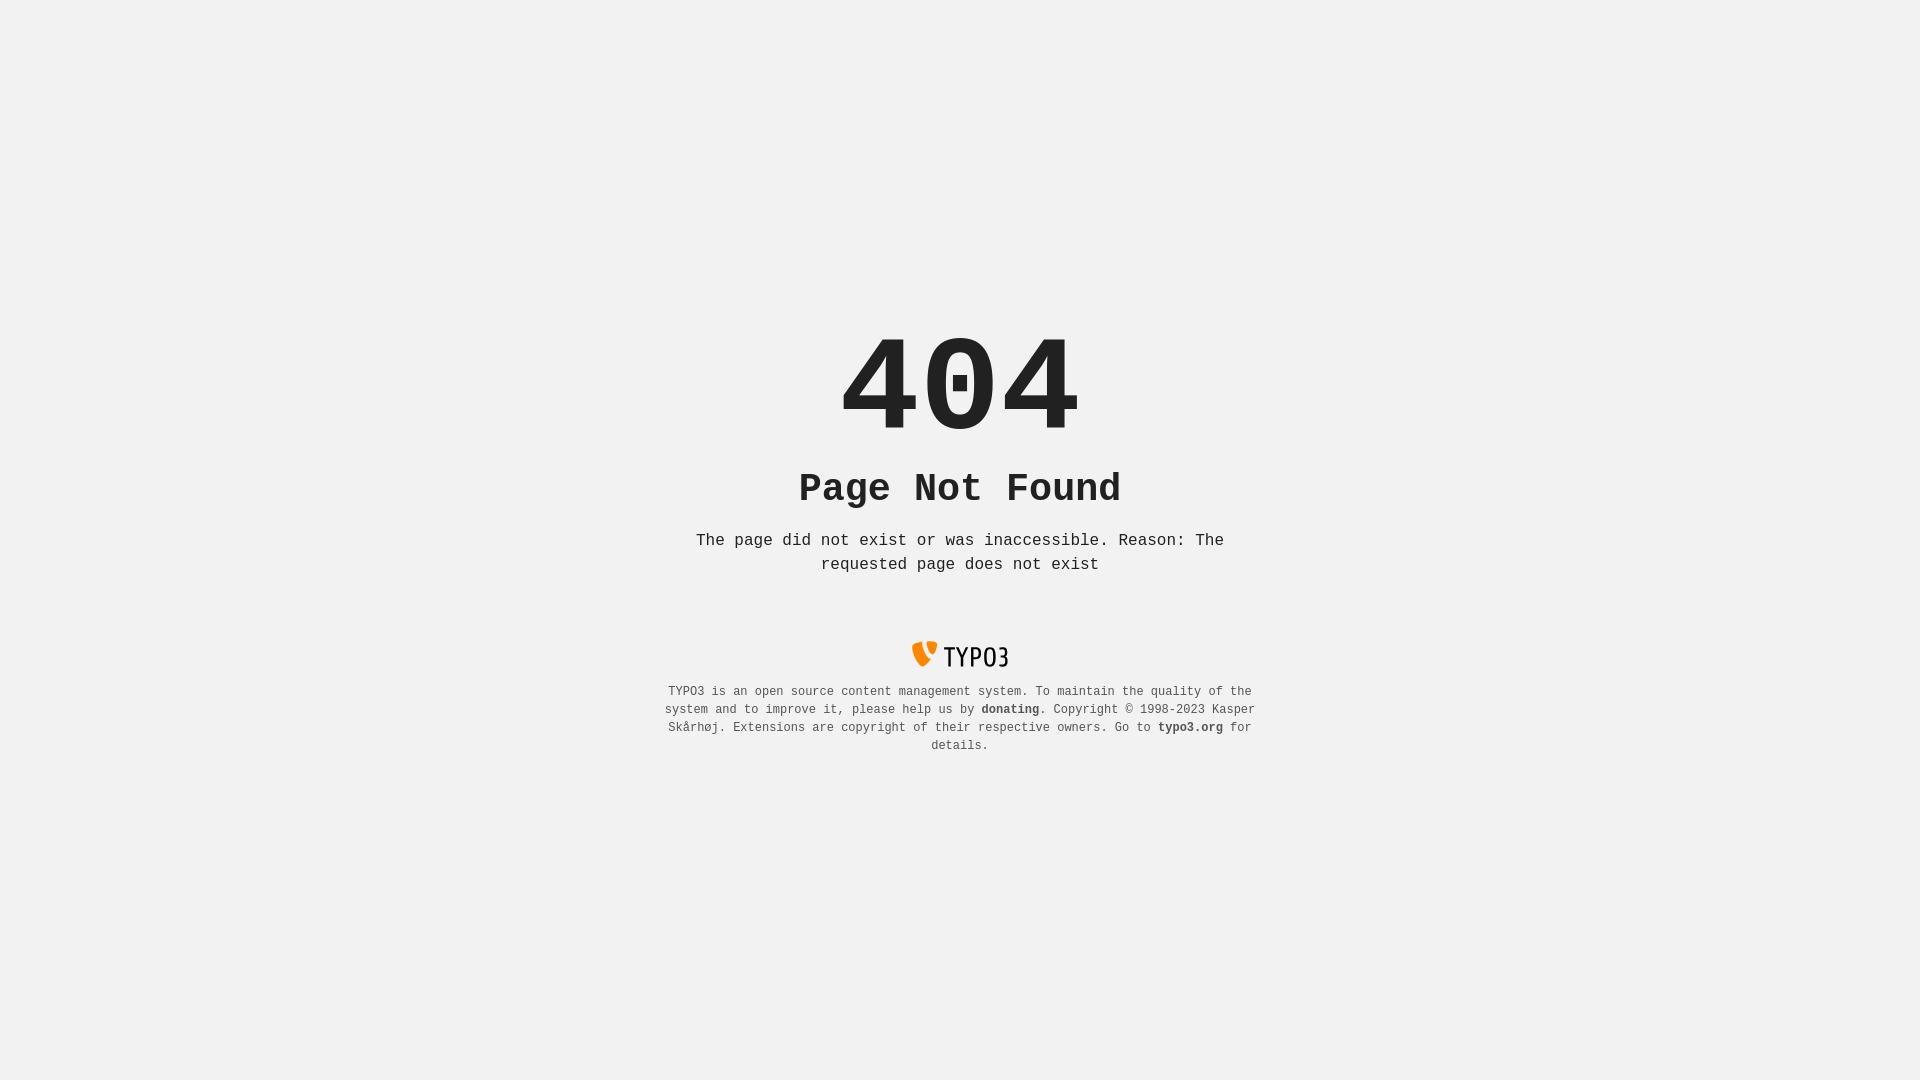  What do you see at coordinates (1011, 708) in the screenshot?
I see `'donating'` at bounding box center [1011, 708].